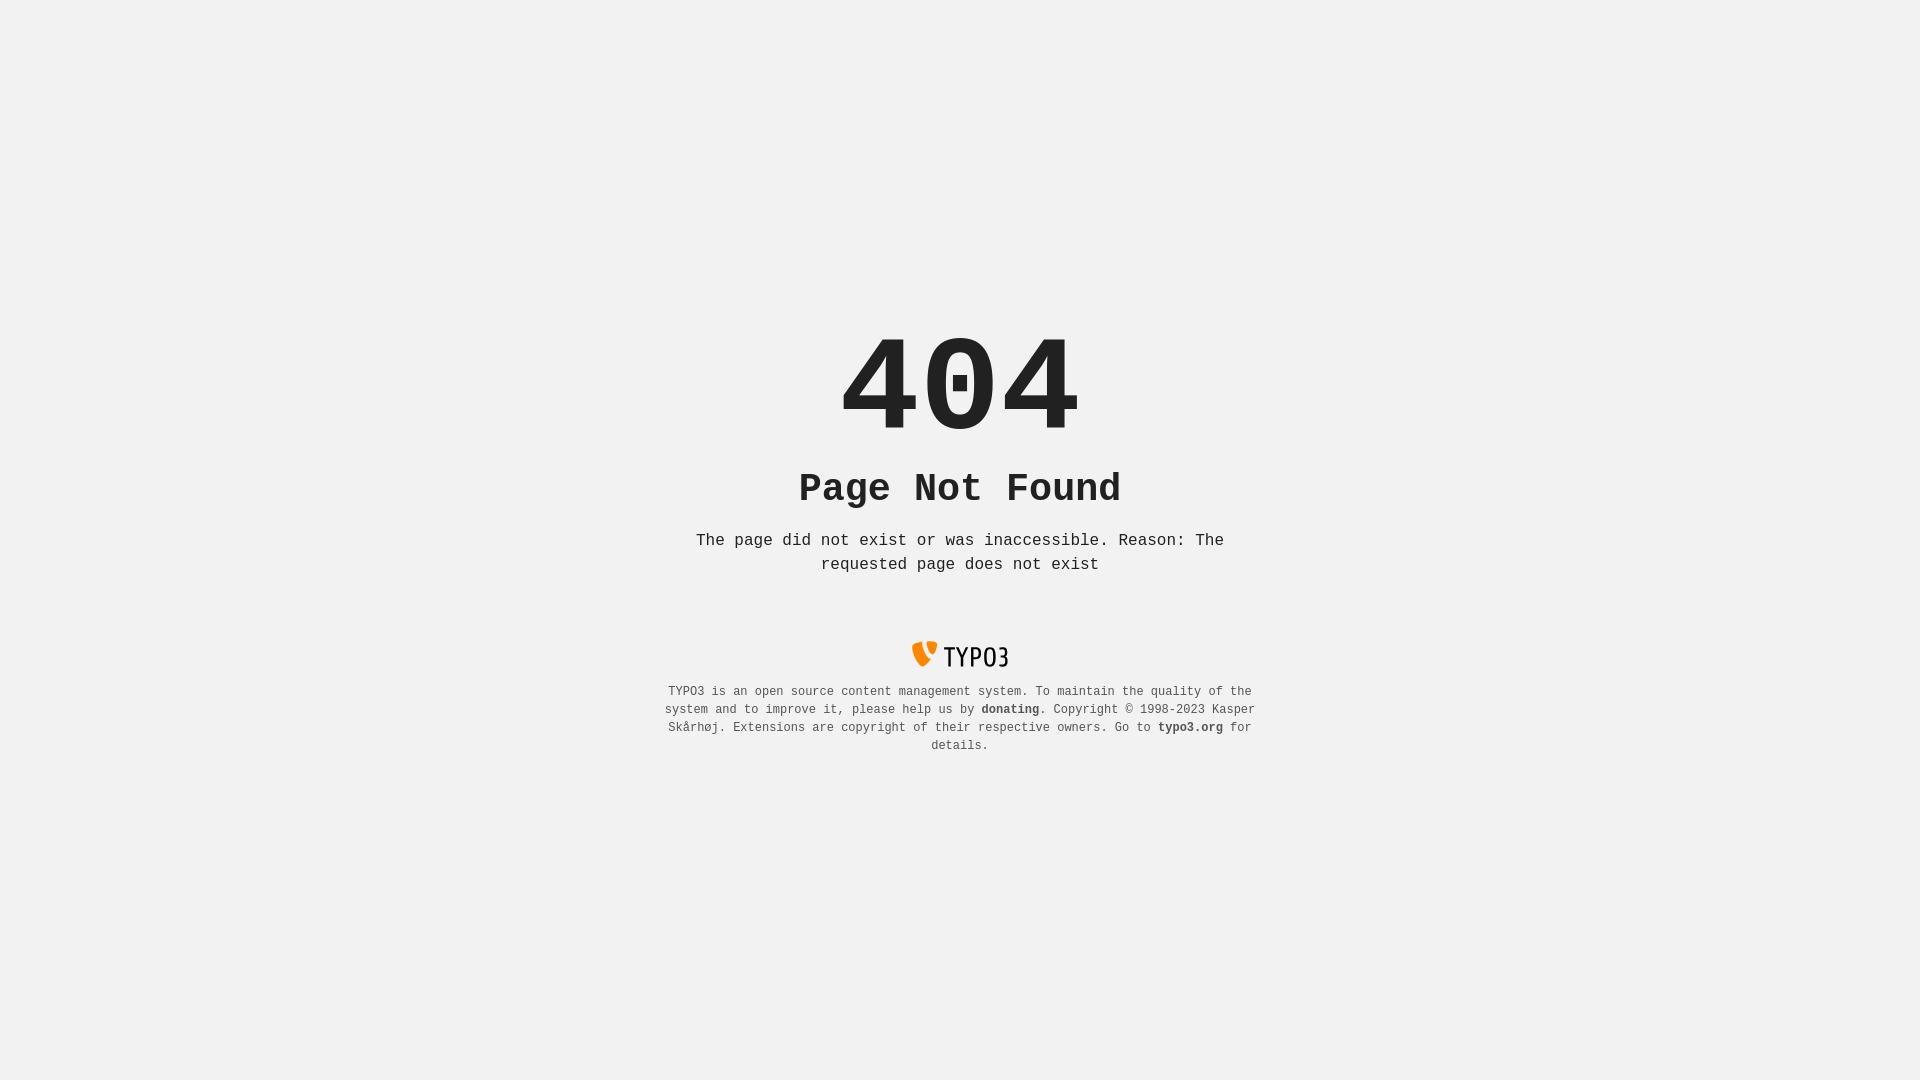  What do you see at coordinates (1011, 708) in the screenshot?
I see `'donating'` at bounding box center [1011, 708].